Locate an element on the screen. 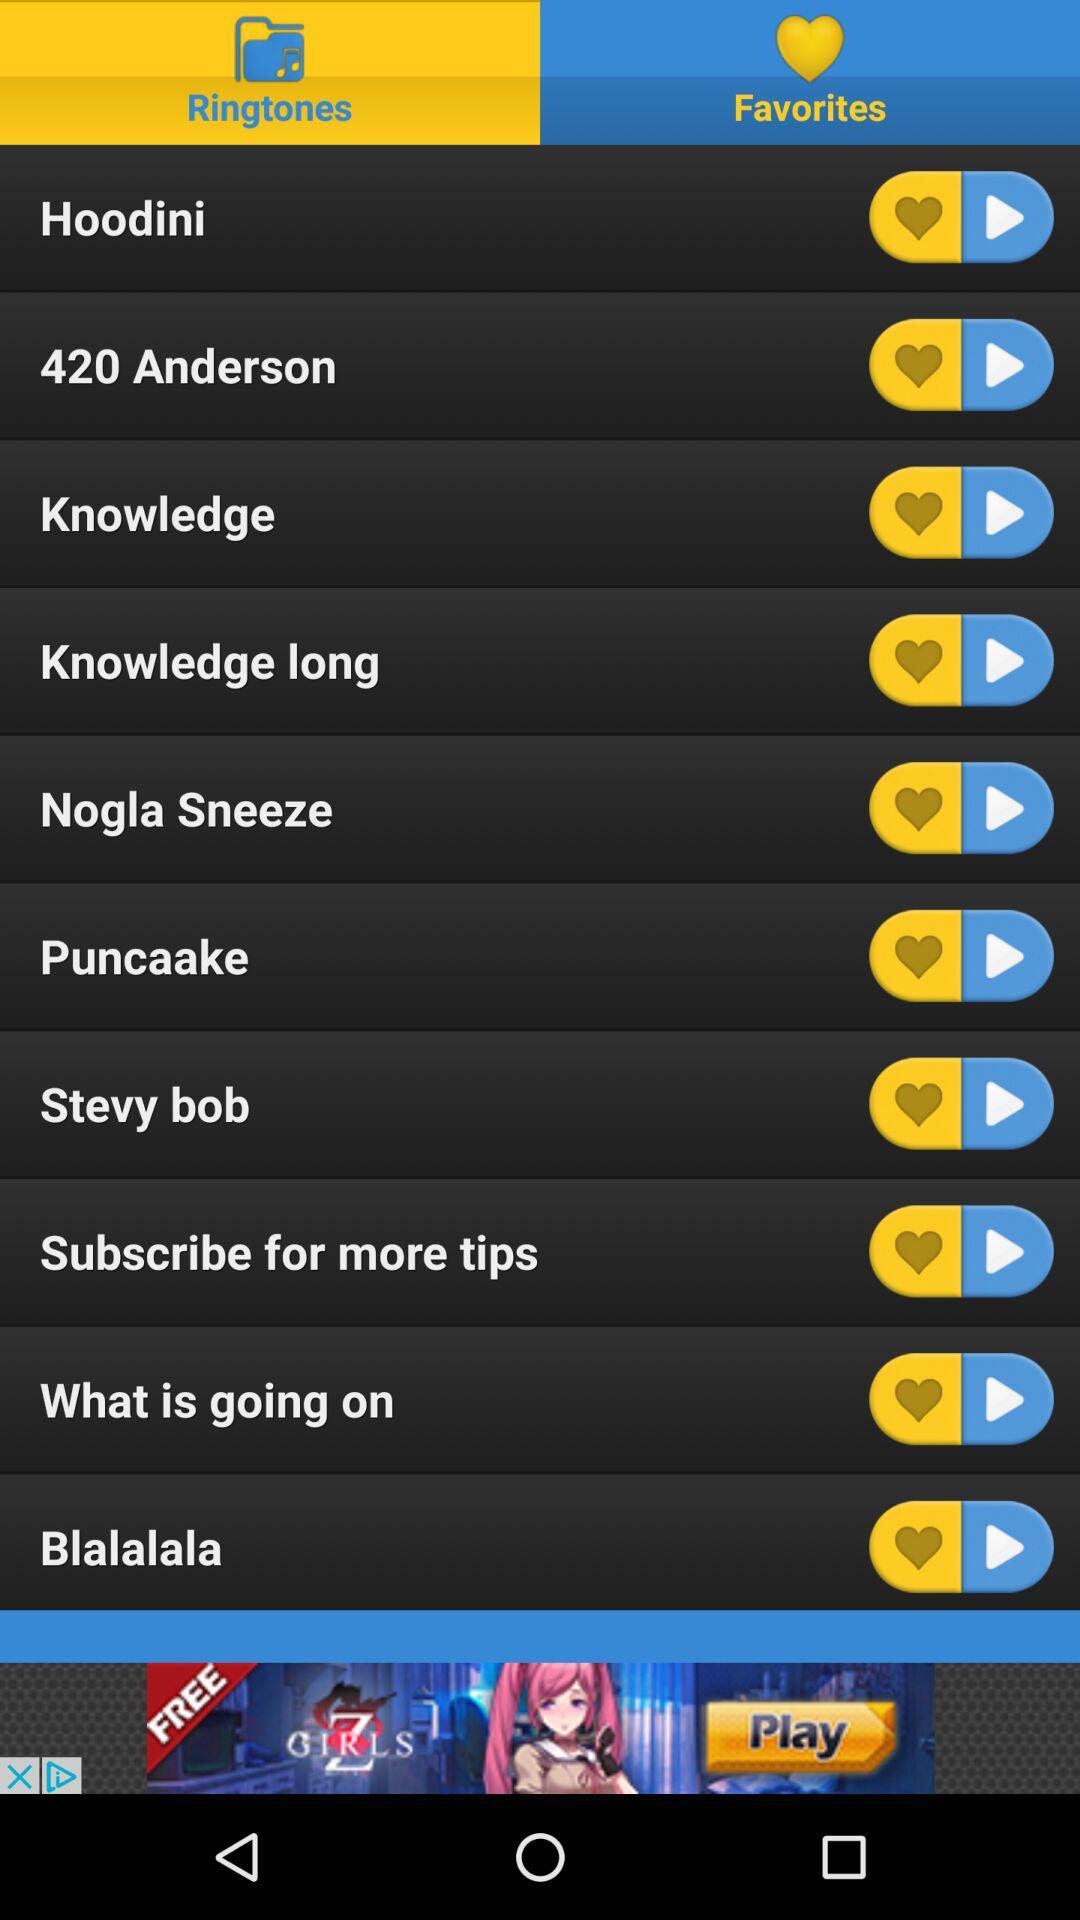  advertisements banner is located at coordinates (540, 1727).